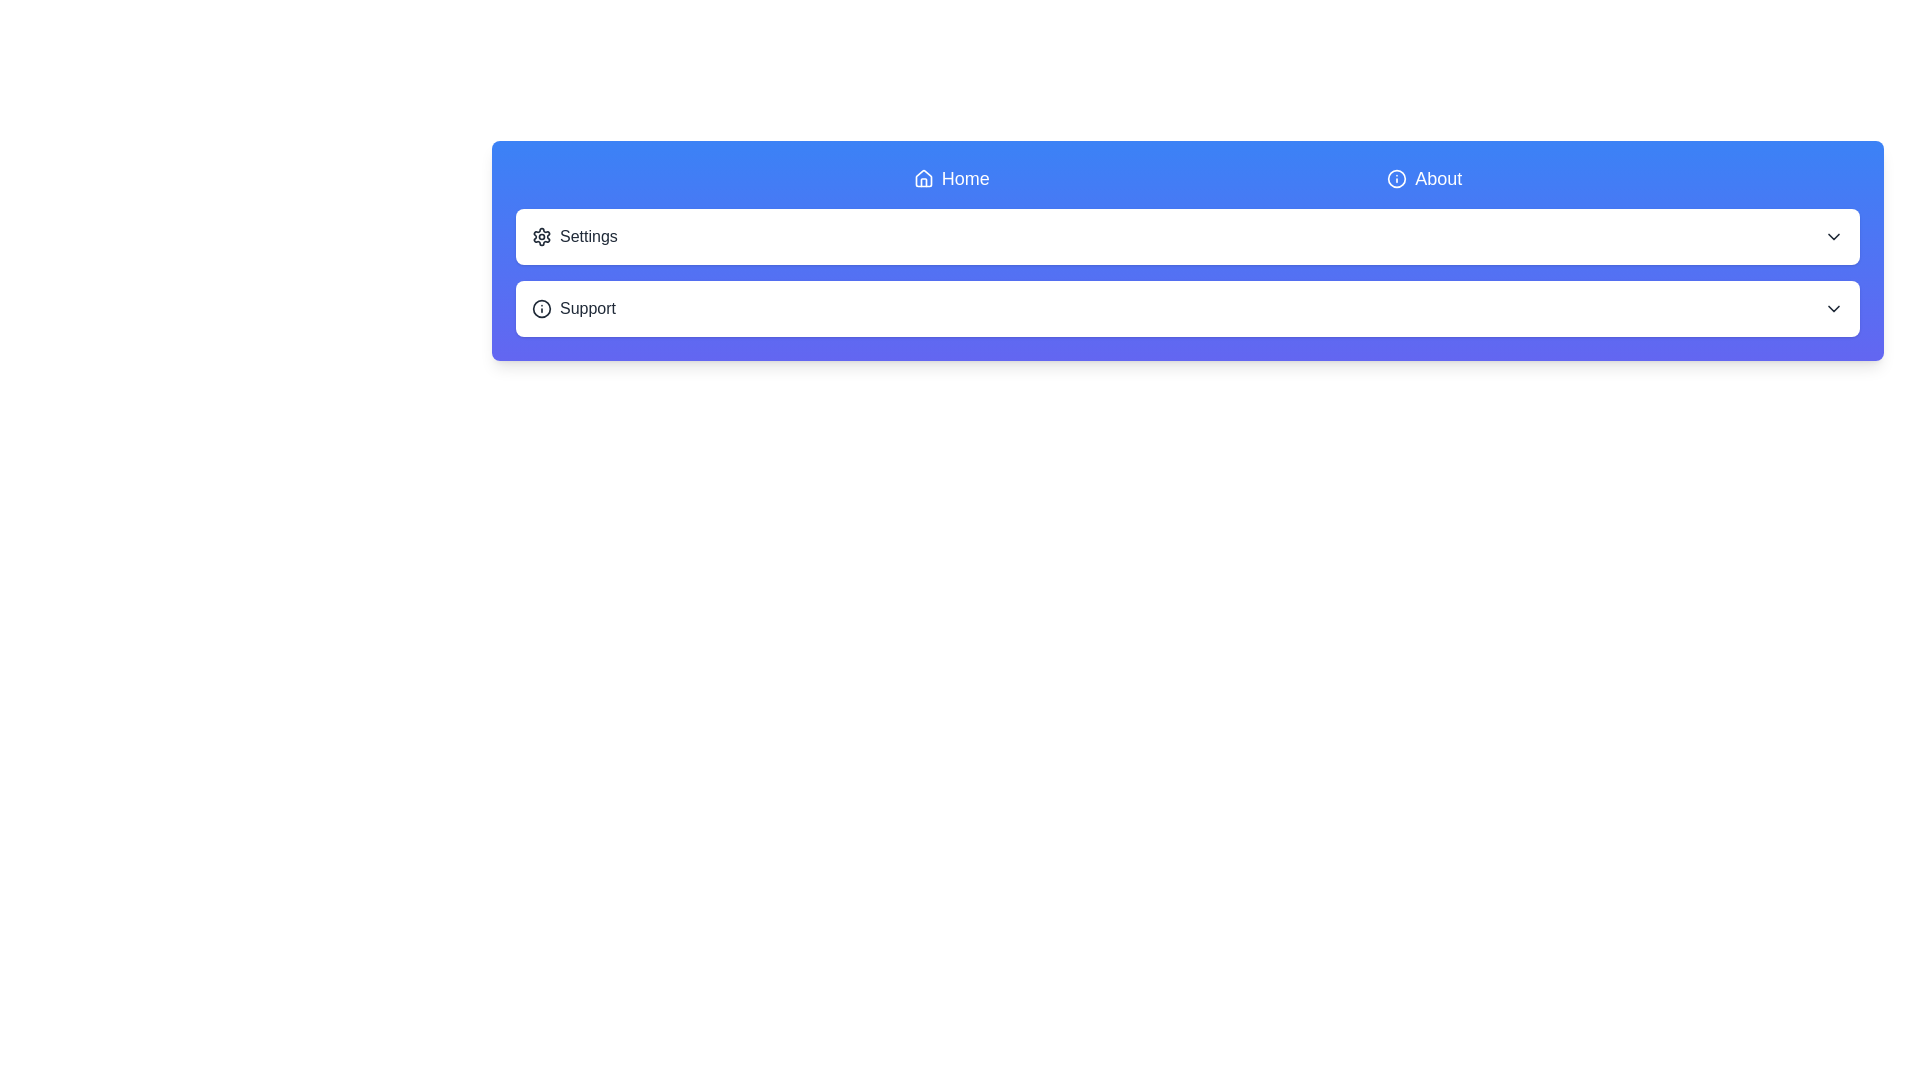 This screenshot has height=1080, width=1920. Describe the element at coordinates (573, 235) in the screenshot. I see `the settings button located above the 'Support' element in the UI to potentially reveal additional information` at that location.